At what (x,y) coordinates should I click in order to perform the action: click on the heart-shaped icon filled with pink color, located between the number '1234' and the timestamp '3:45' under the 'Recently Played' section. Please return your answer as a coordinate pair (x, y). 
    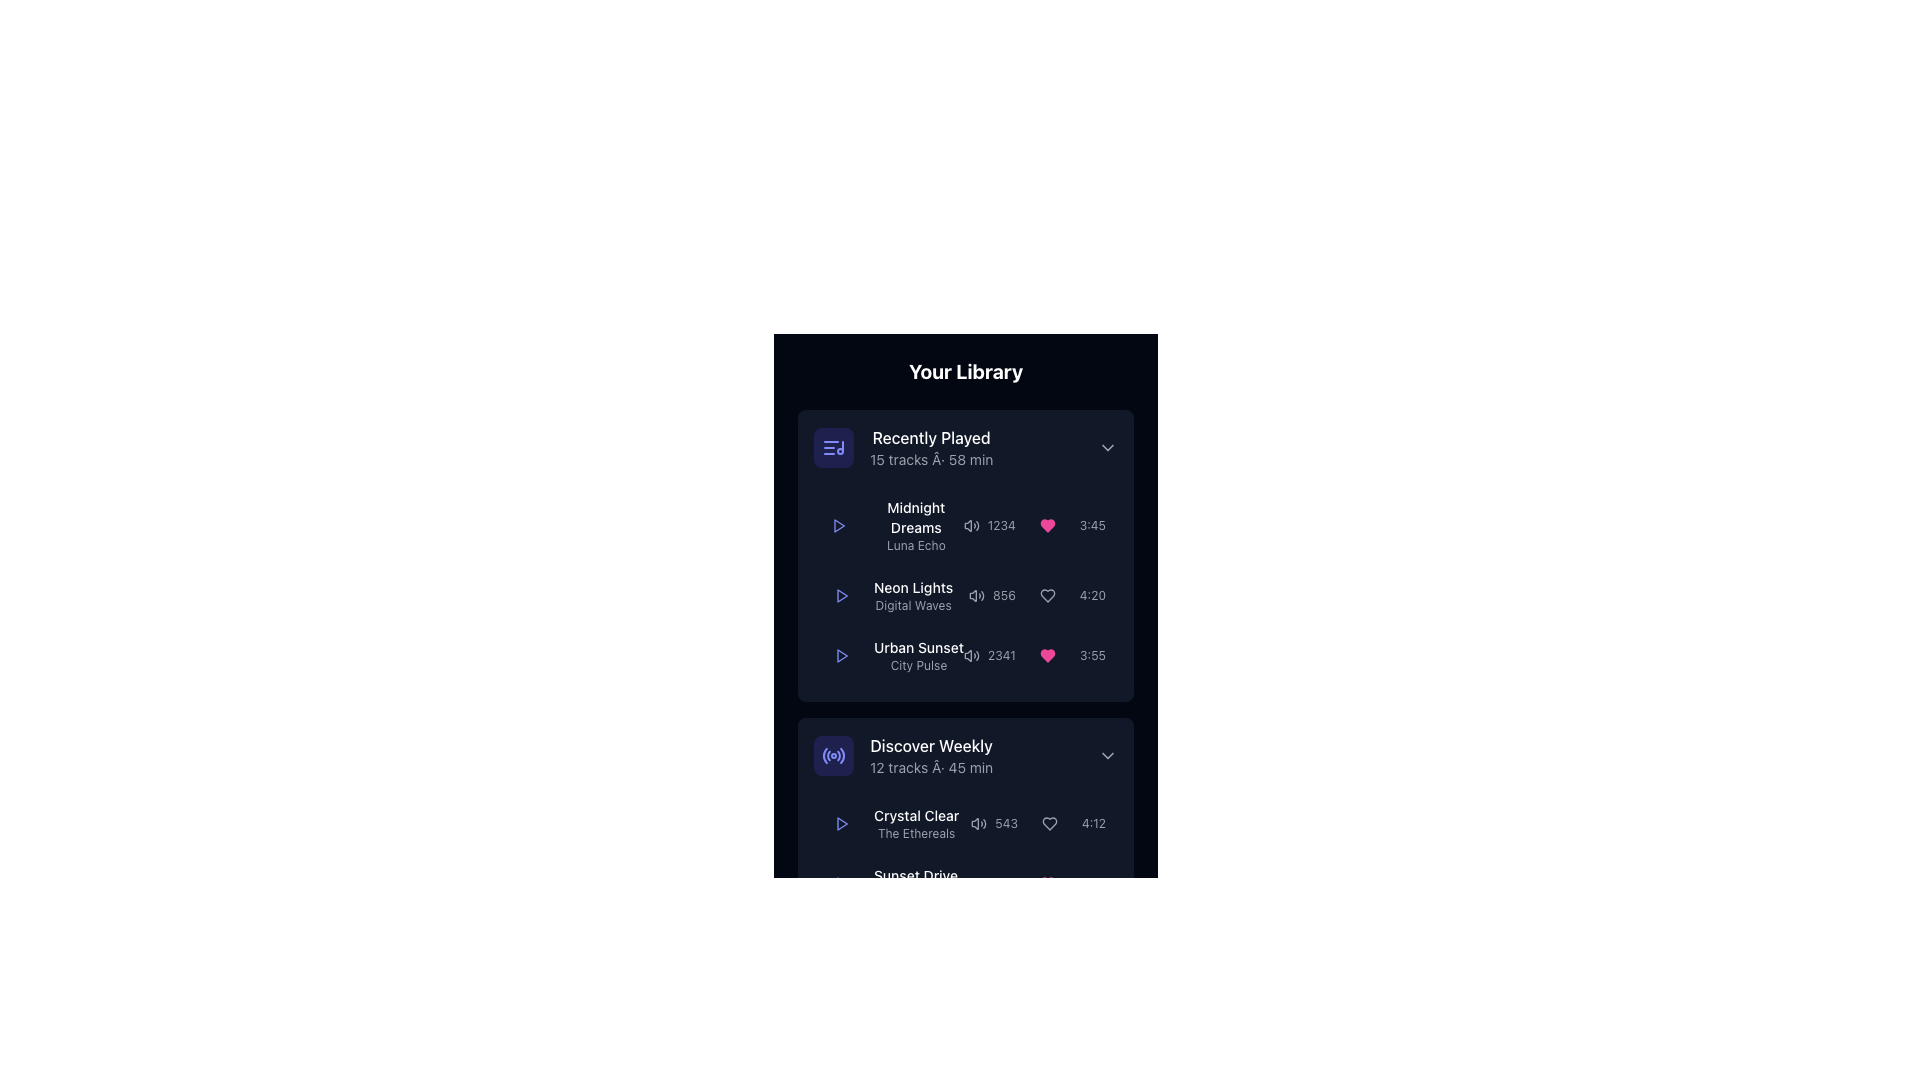
    Looking at the image, I should click on (1046, 524).